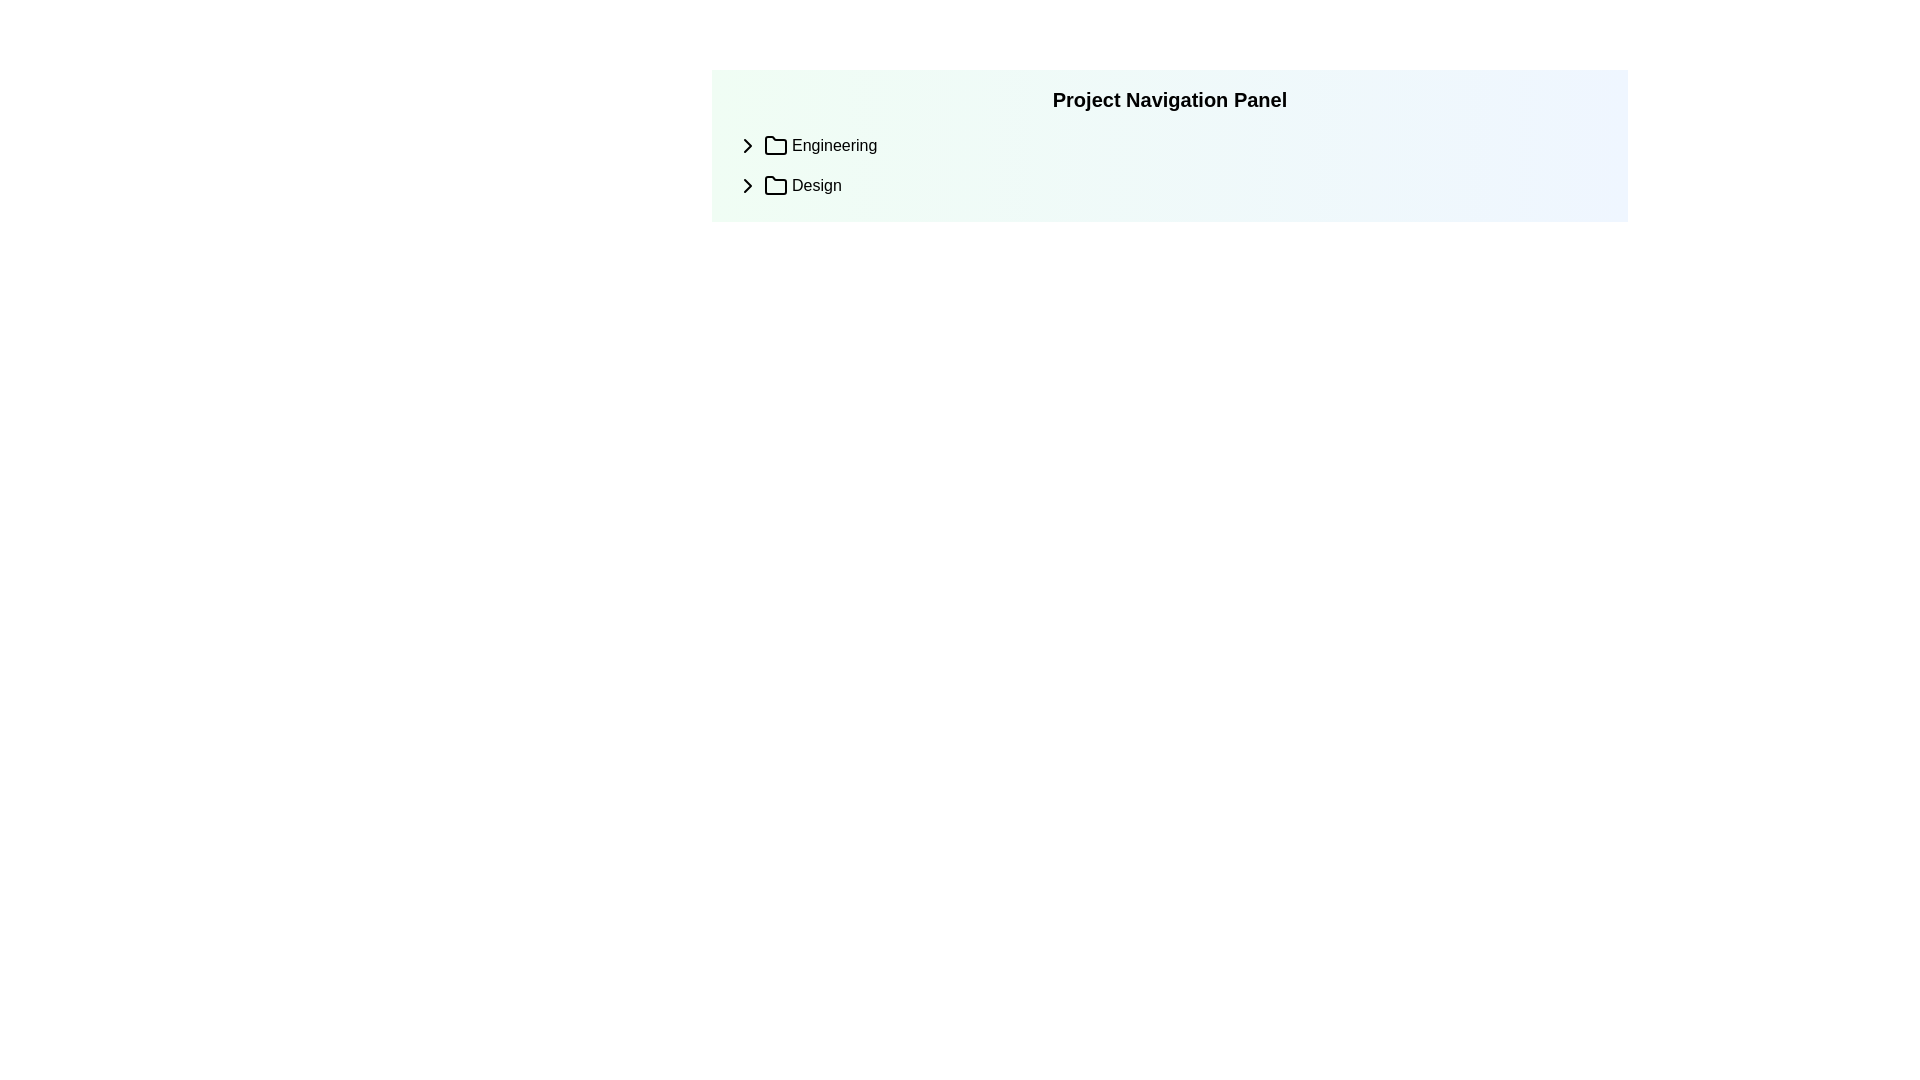  Describe the element at coordinates (775, 185) in the screenshot. I see `the folder icon representing the 'Design' category in the navigation panel, which is positioned to the left of the 'Design' label` at that location.